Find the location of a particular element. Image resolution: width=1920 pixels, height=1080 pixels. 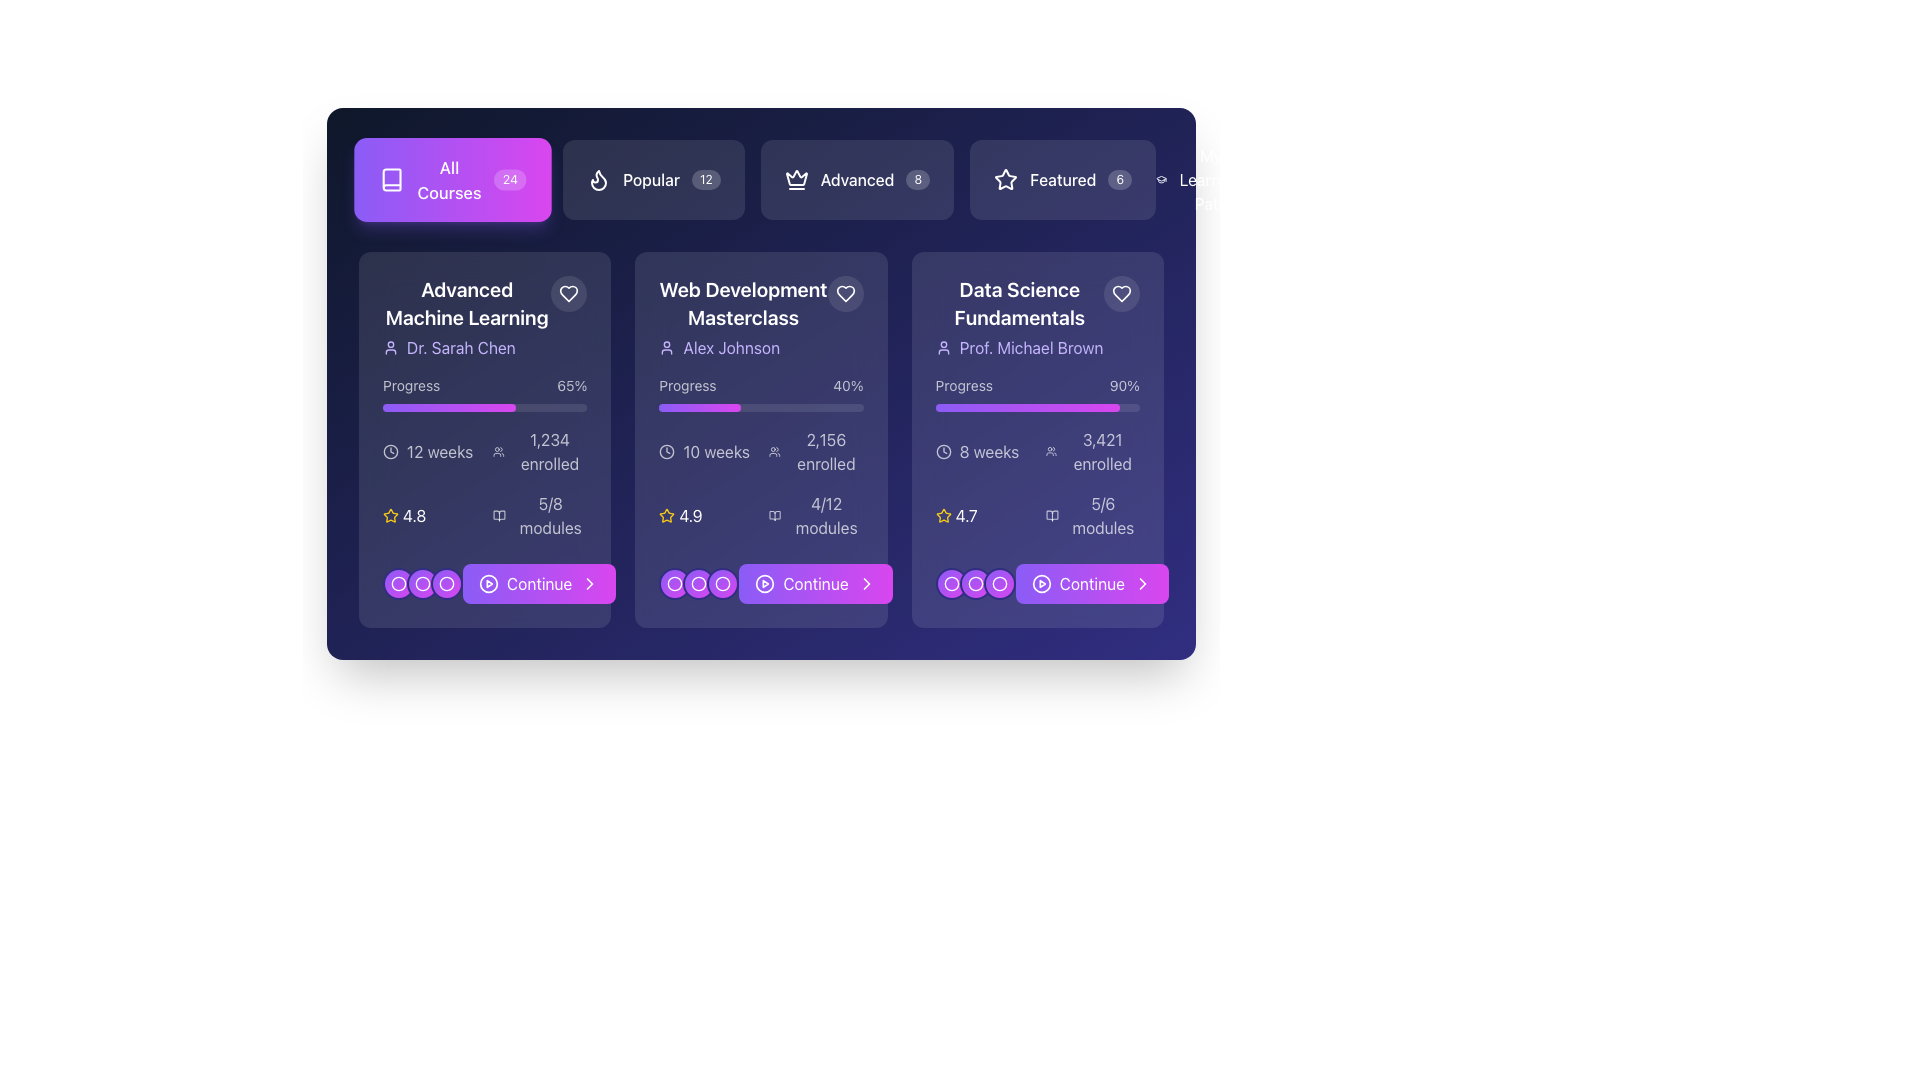

the details in the Information panel located within the 'Data Science Fundamentals' card, positioned above the 'Continue' button and below the progress bar is located at coordinates (1037, 483).